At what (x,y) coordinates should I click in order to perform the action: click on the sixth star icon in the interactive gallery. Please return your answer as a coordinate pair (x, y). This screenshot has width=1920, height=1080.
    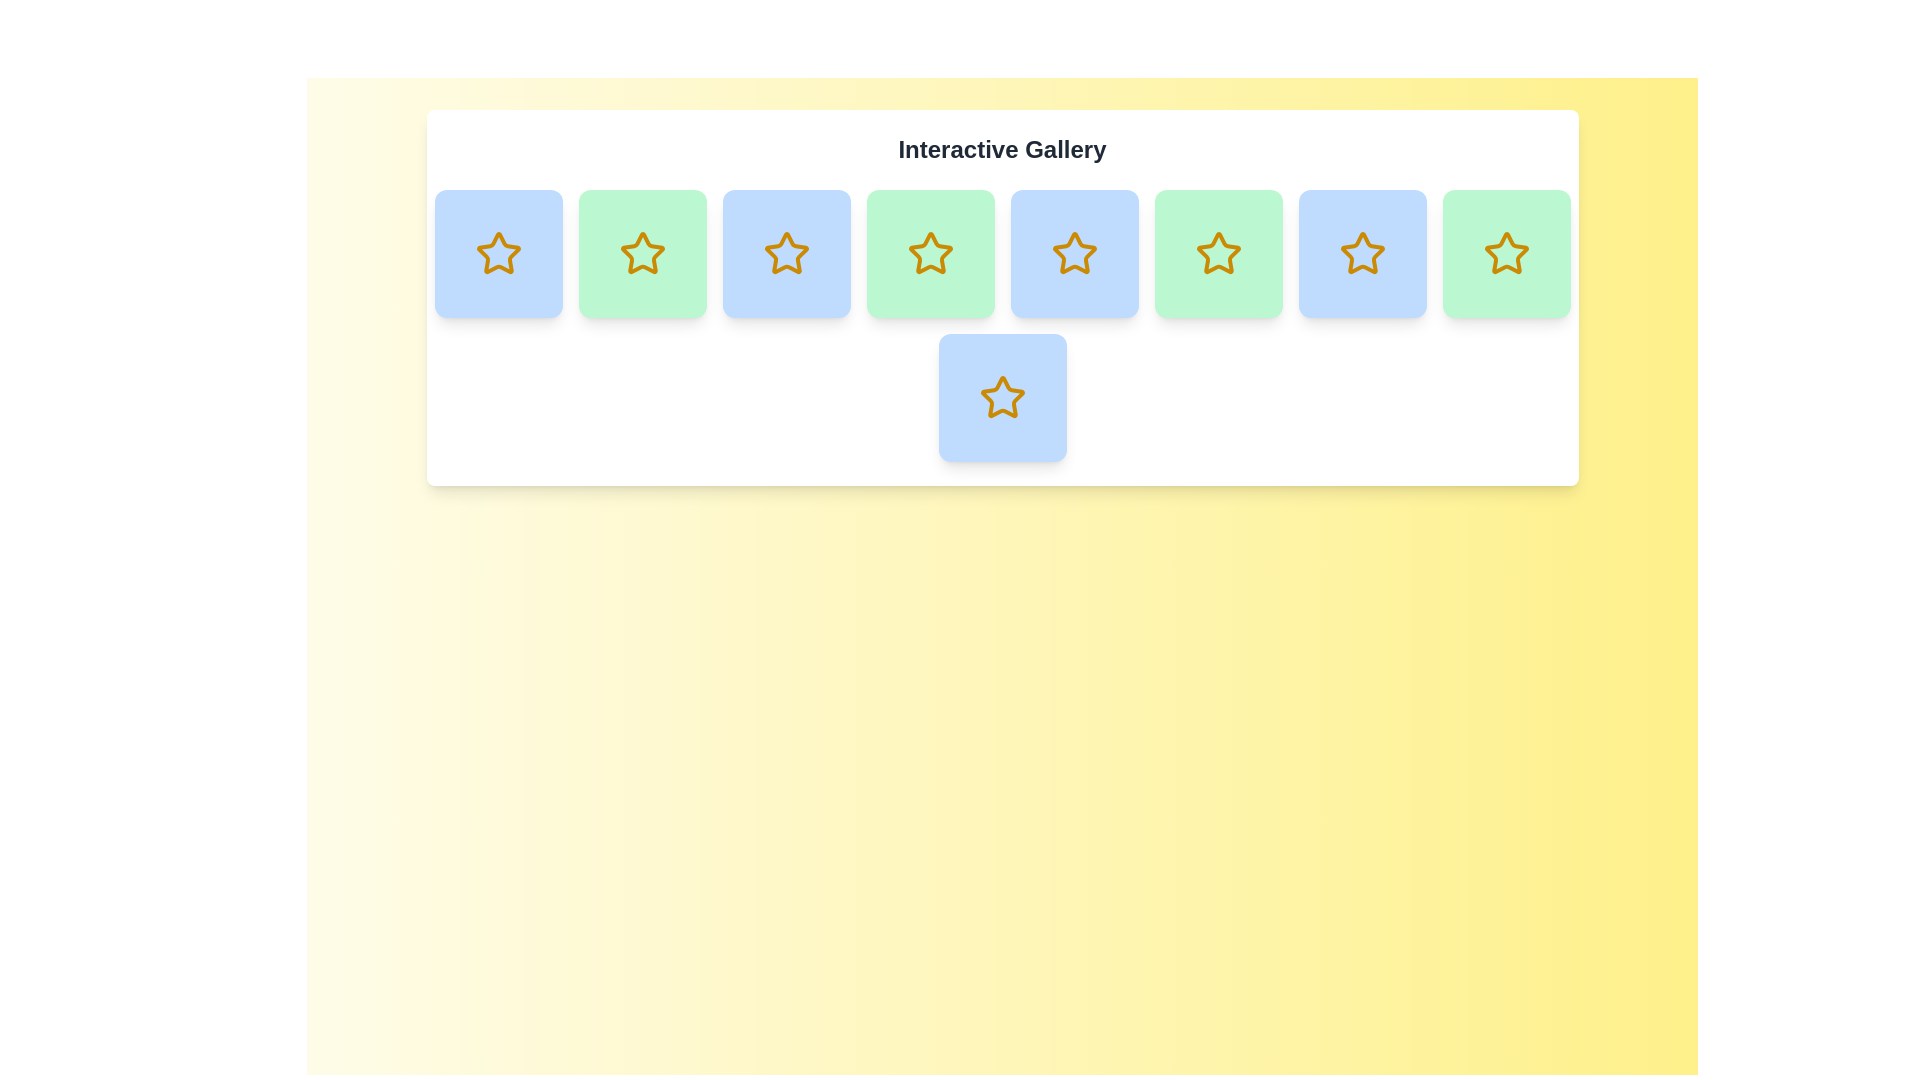
    Looking at the image, I should click on (1217, 252).